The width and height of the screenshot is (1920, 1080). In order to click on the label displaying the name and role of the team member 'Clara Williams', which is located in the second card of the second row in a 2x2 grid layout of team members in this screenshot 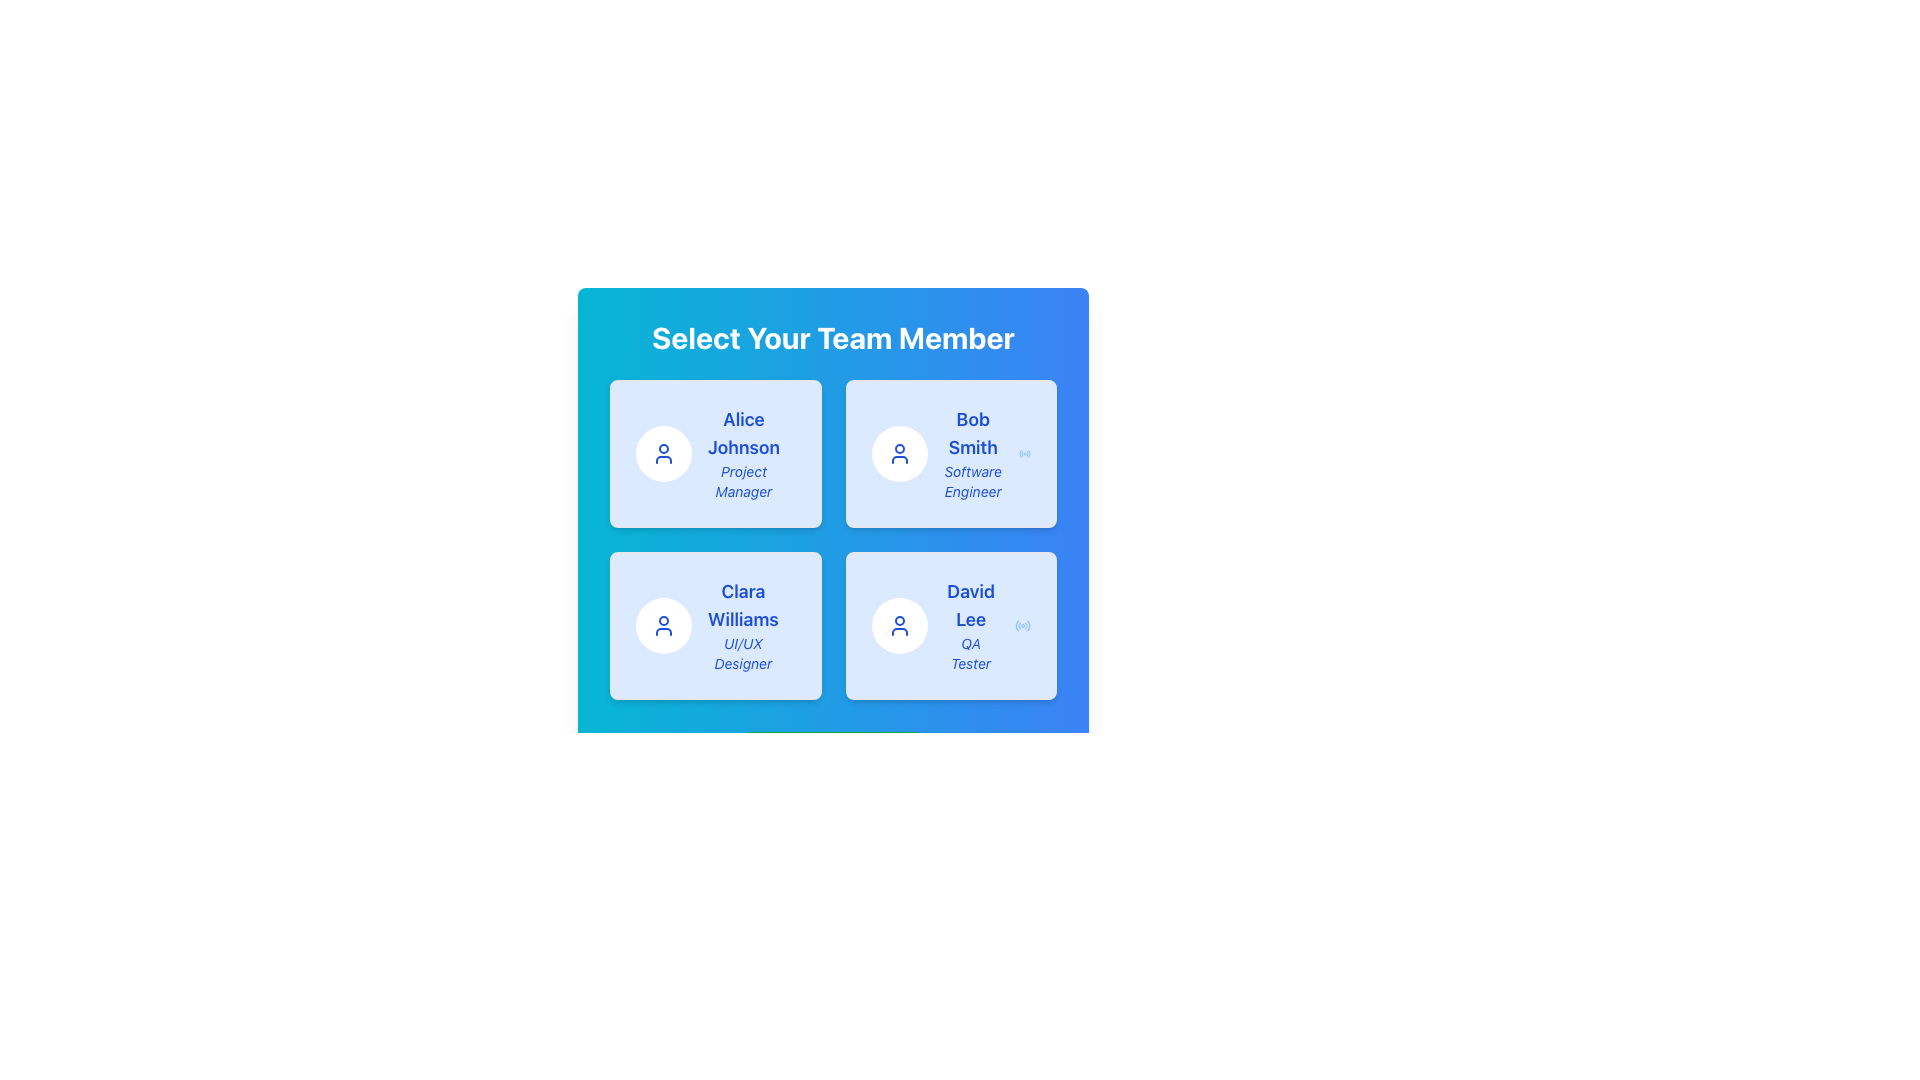, I will do `click(742, 624)`.